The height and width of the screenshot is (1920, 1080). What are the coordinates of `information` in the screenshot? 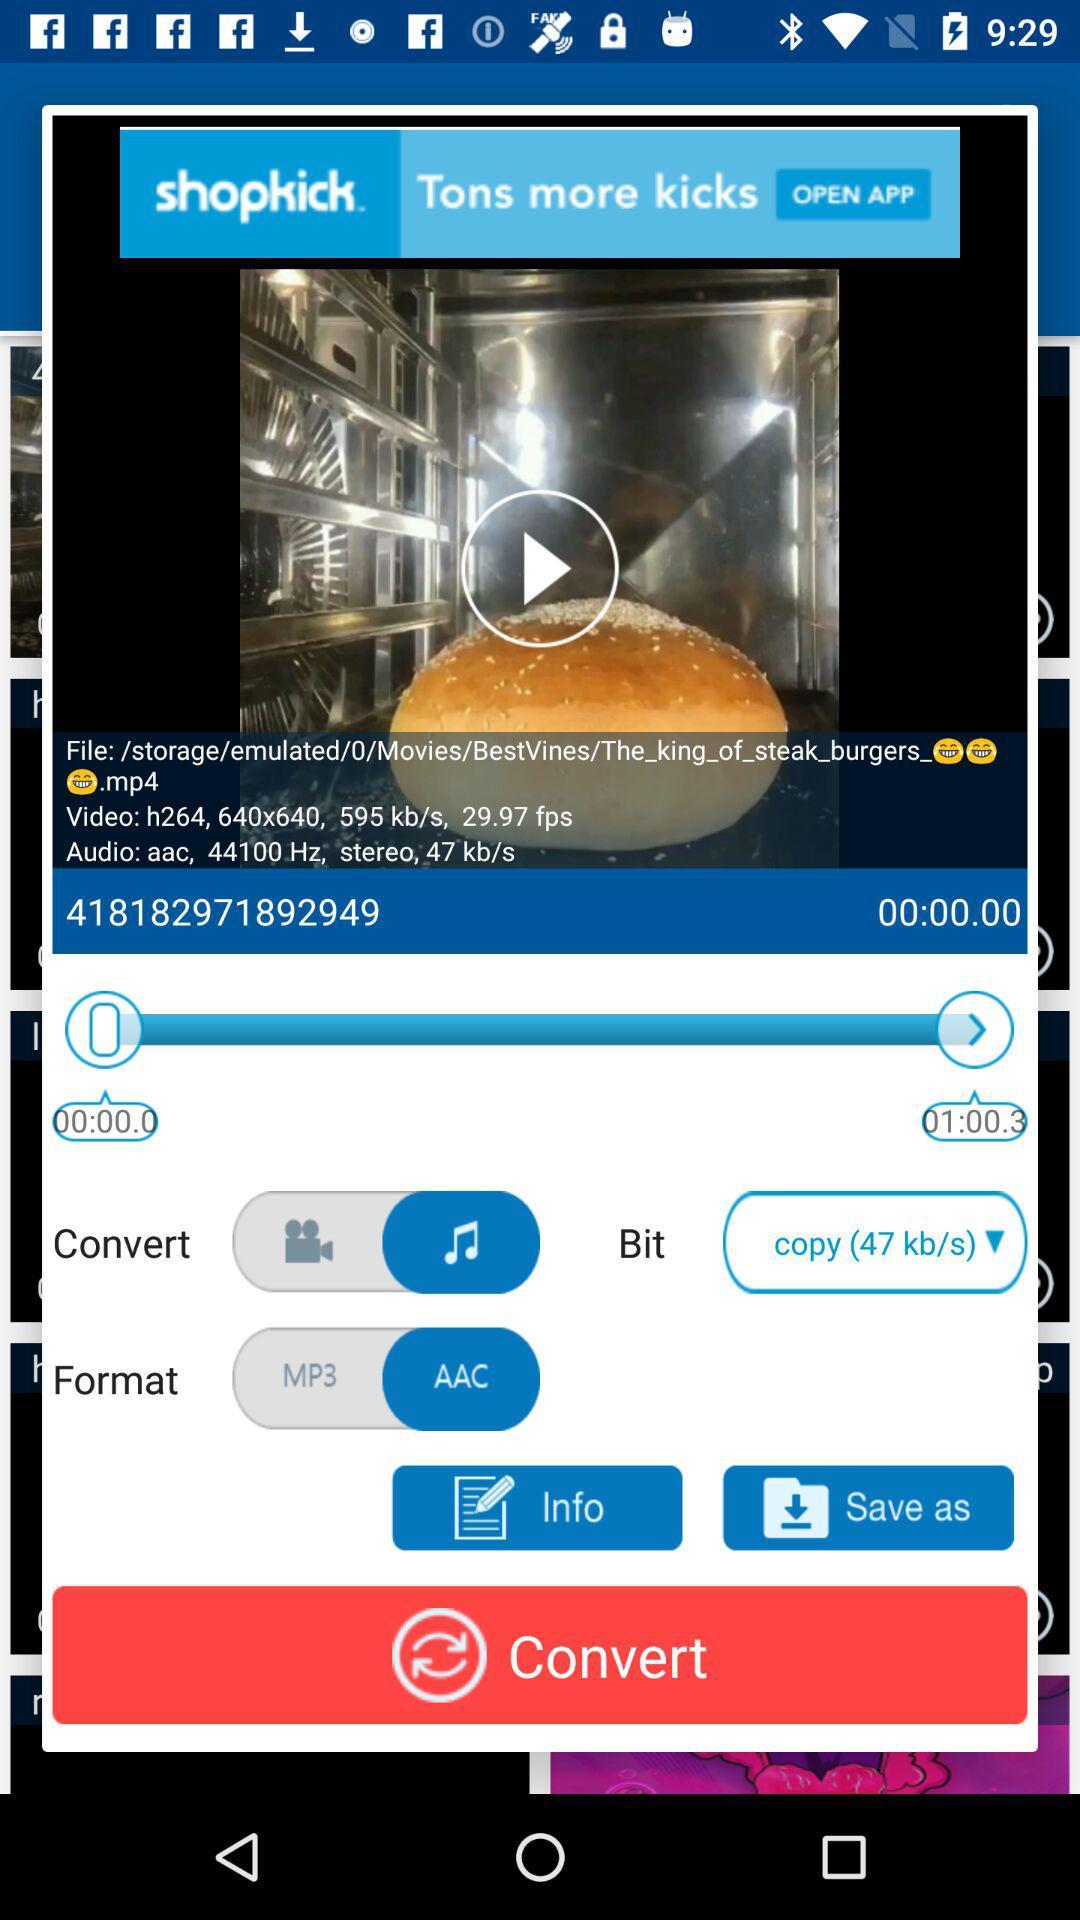 It's located at (535, 1508).